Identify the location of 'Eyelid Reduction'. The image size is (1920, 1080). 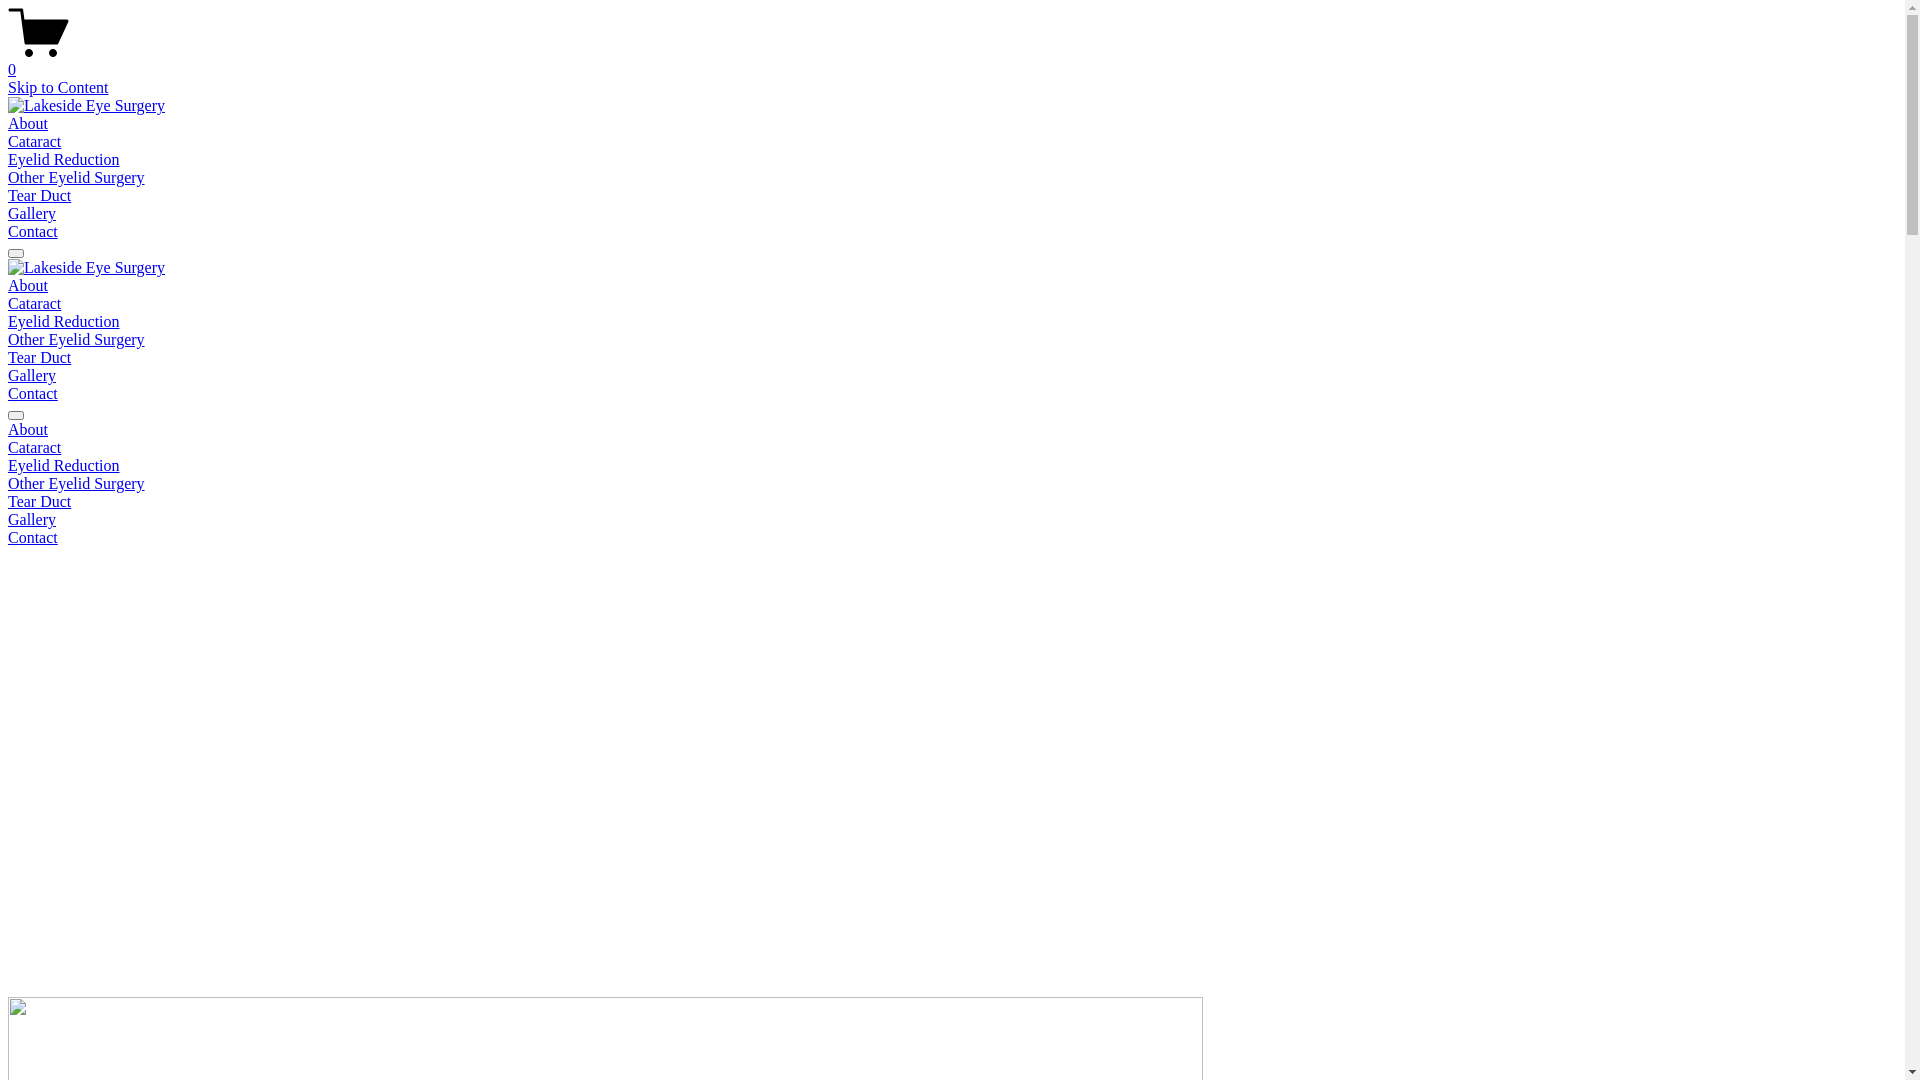
(951, 466).